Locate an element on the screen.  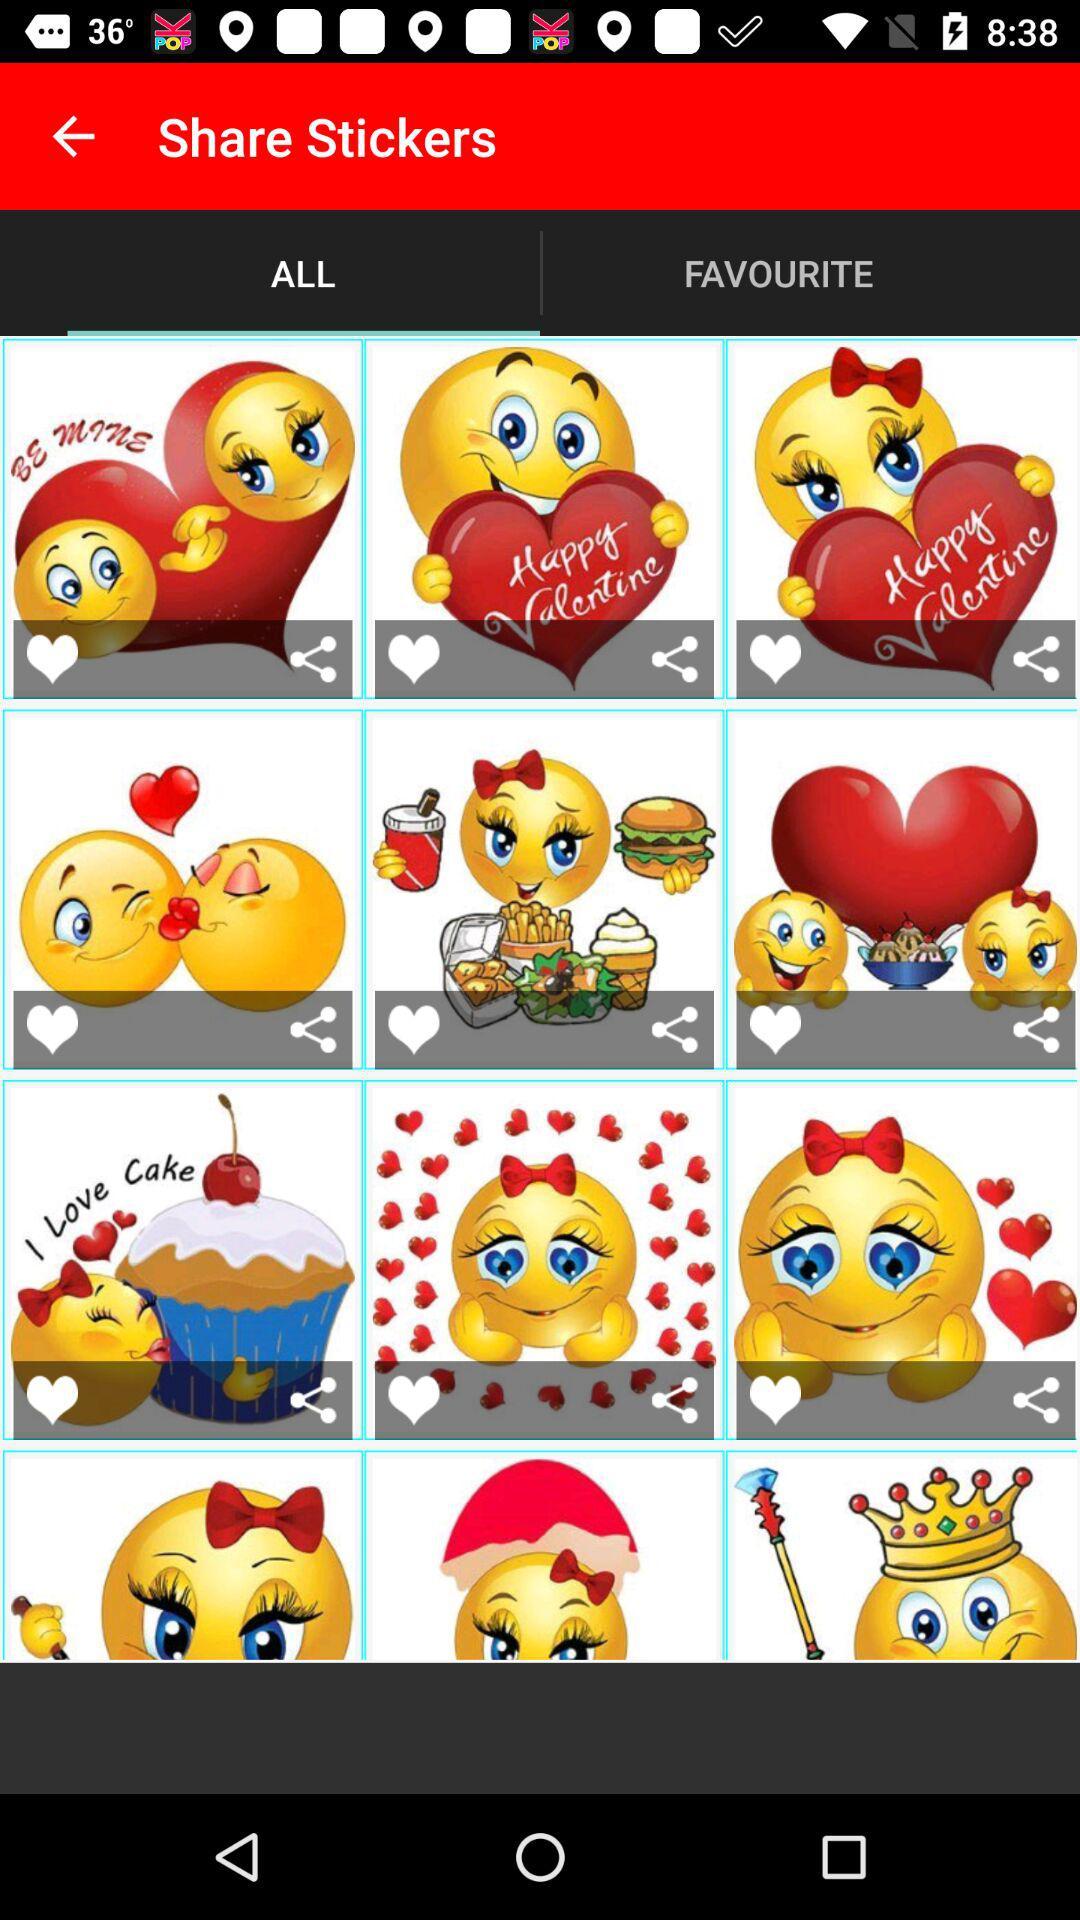
to favorite is located at coordinates (51, 1029).